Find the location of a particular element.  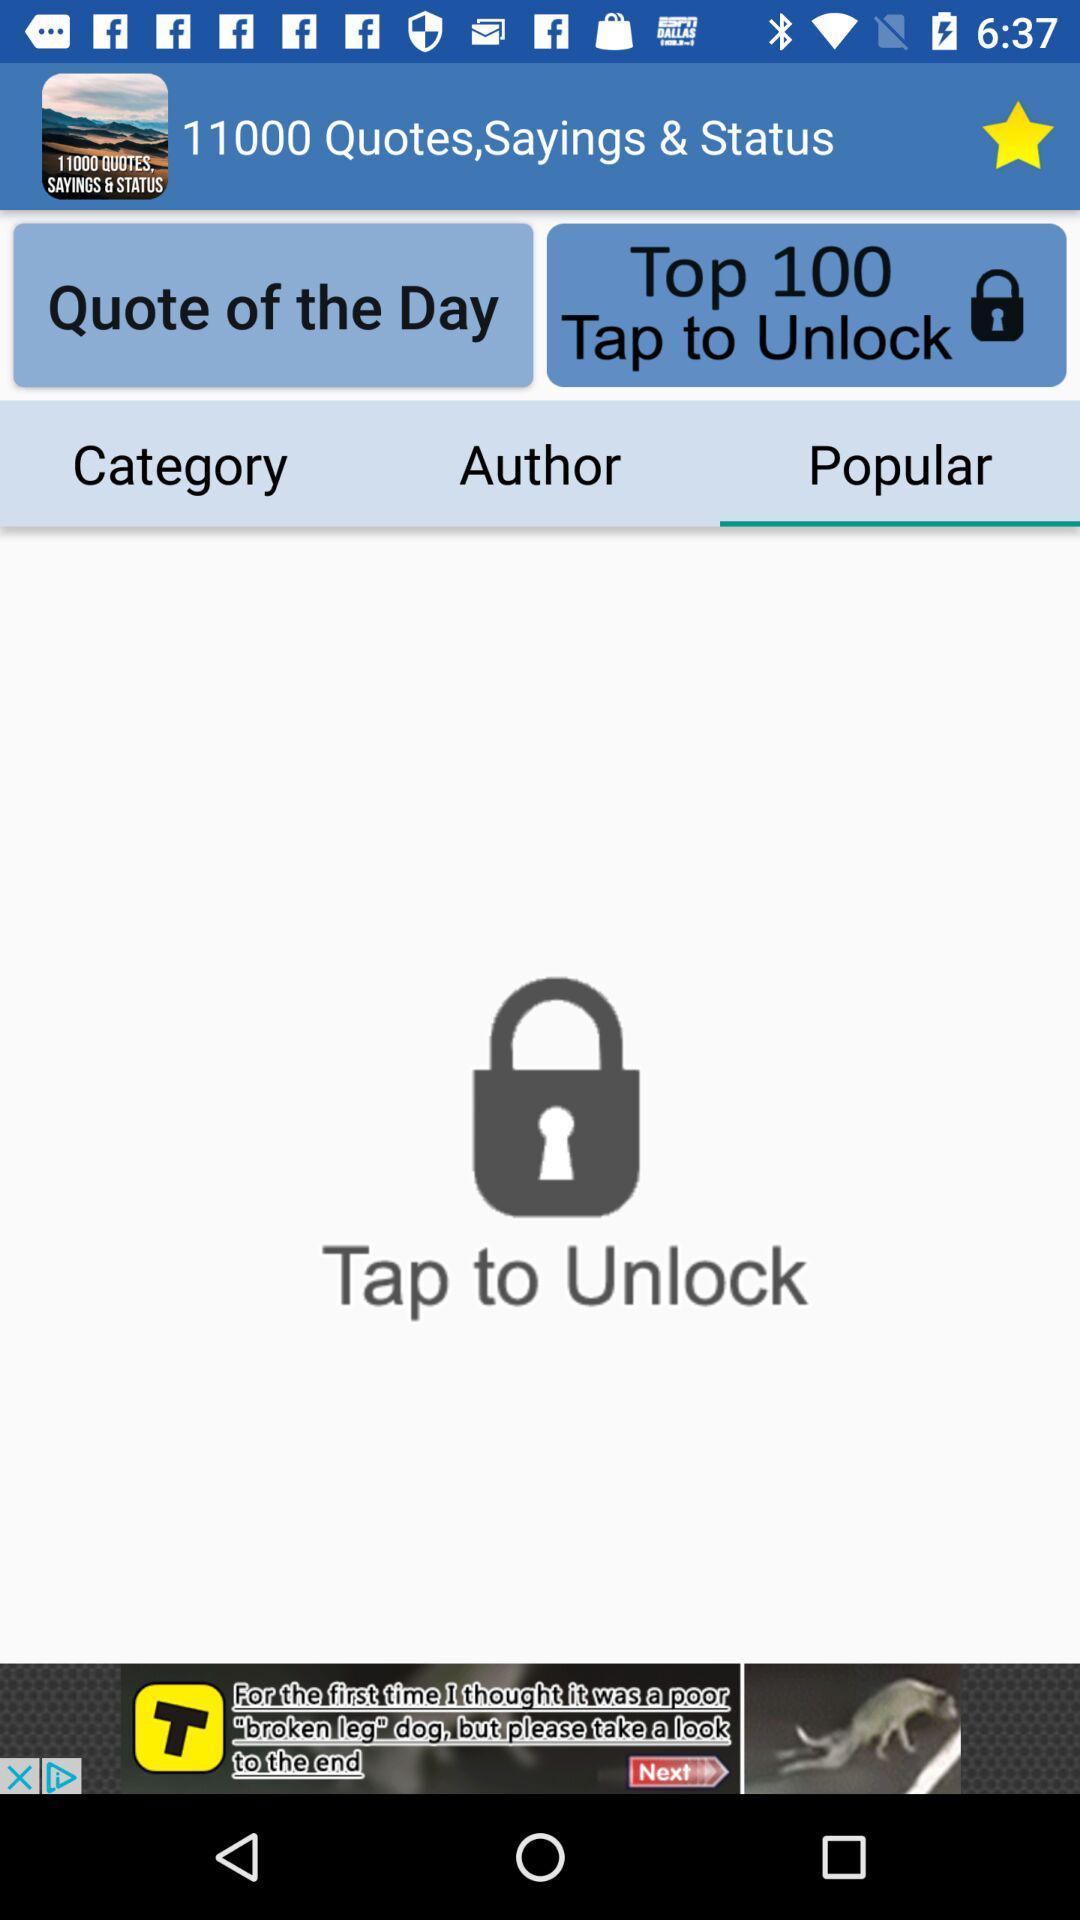

the tap to unlock is located at coordinates (540, 1160).